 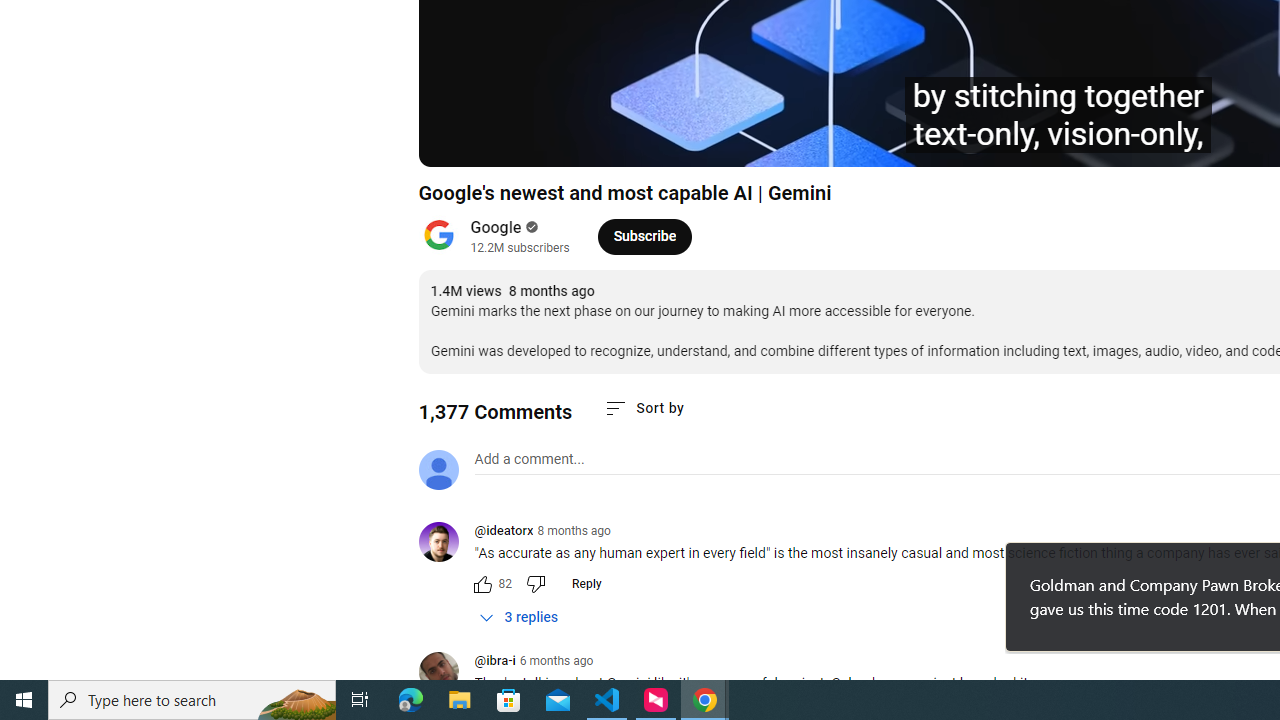 I want to click on '@ideatorx', so click(x=445, y=543).